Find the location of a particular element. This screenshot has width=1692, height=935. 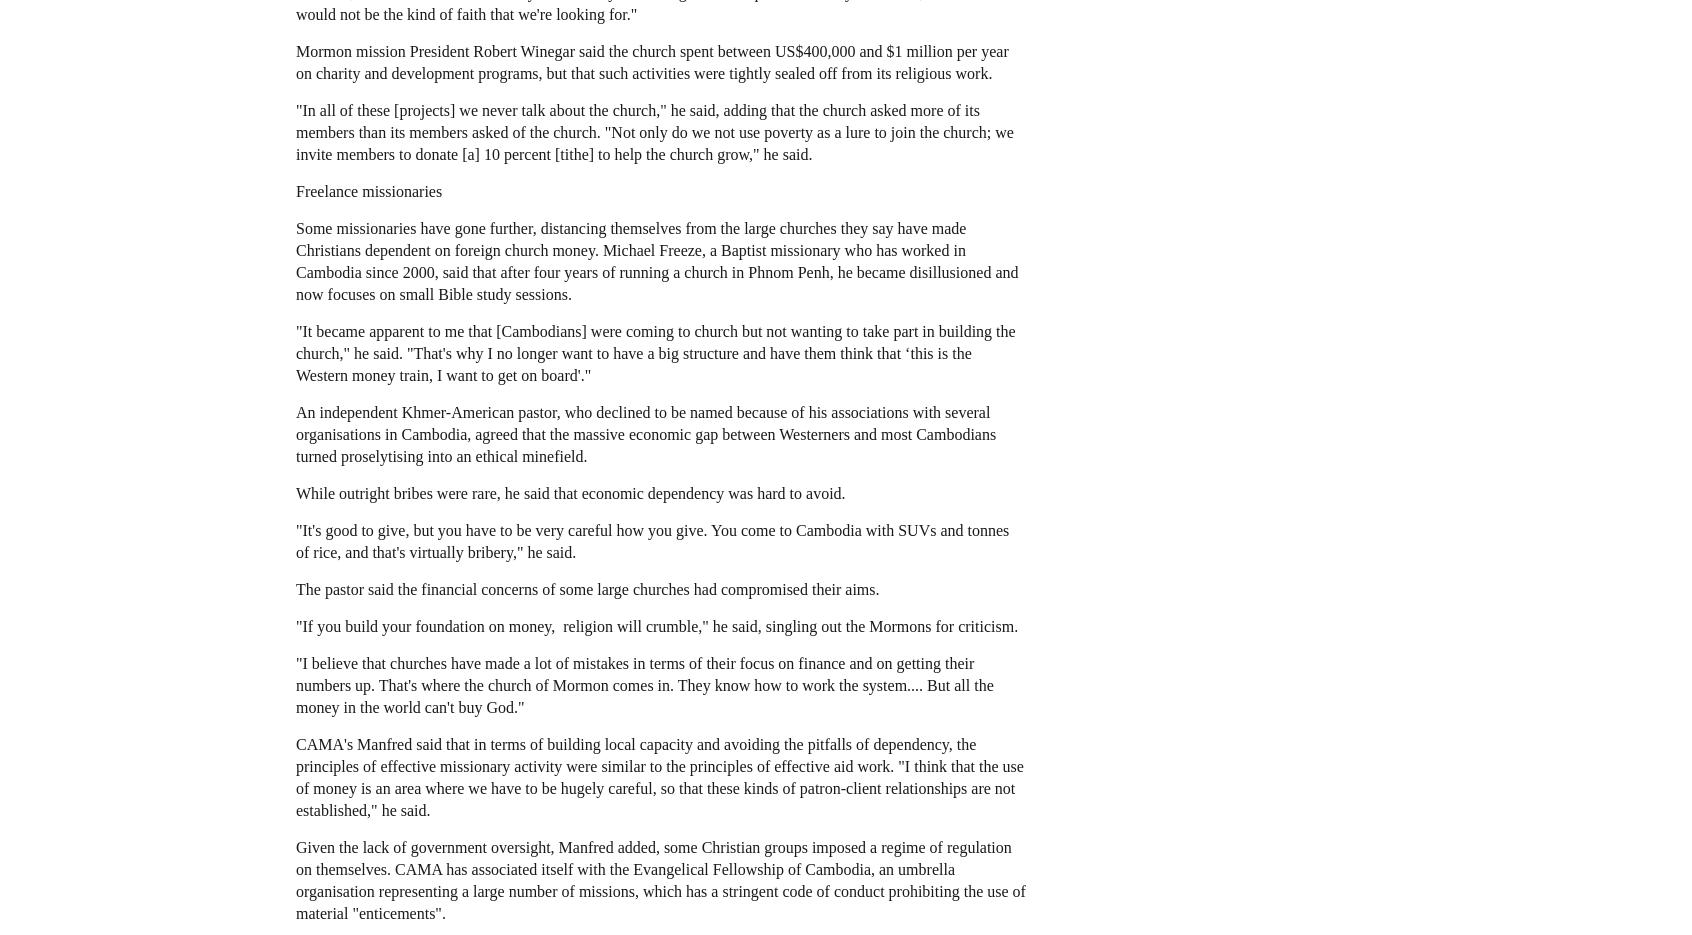

'Some missionaries have gone further, distancing themselves from the large churches they say have made Christians dependent on foreign church money. Michael Freeze, a Baptist missionary who has worked in Cambodia since 2000, said that after four years of running a church in Phnom Penh, he became disillusioned and now focuses on small Bible study sessions.' is located at coordinates (657, 259).